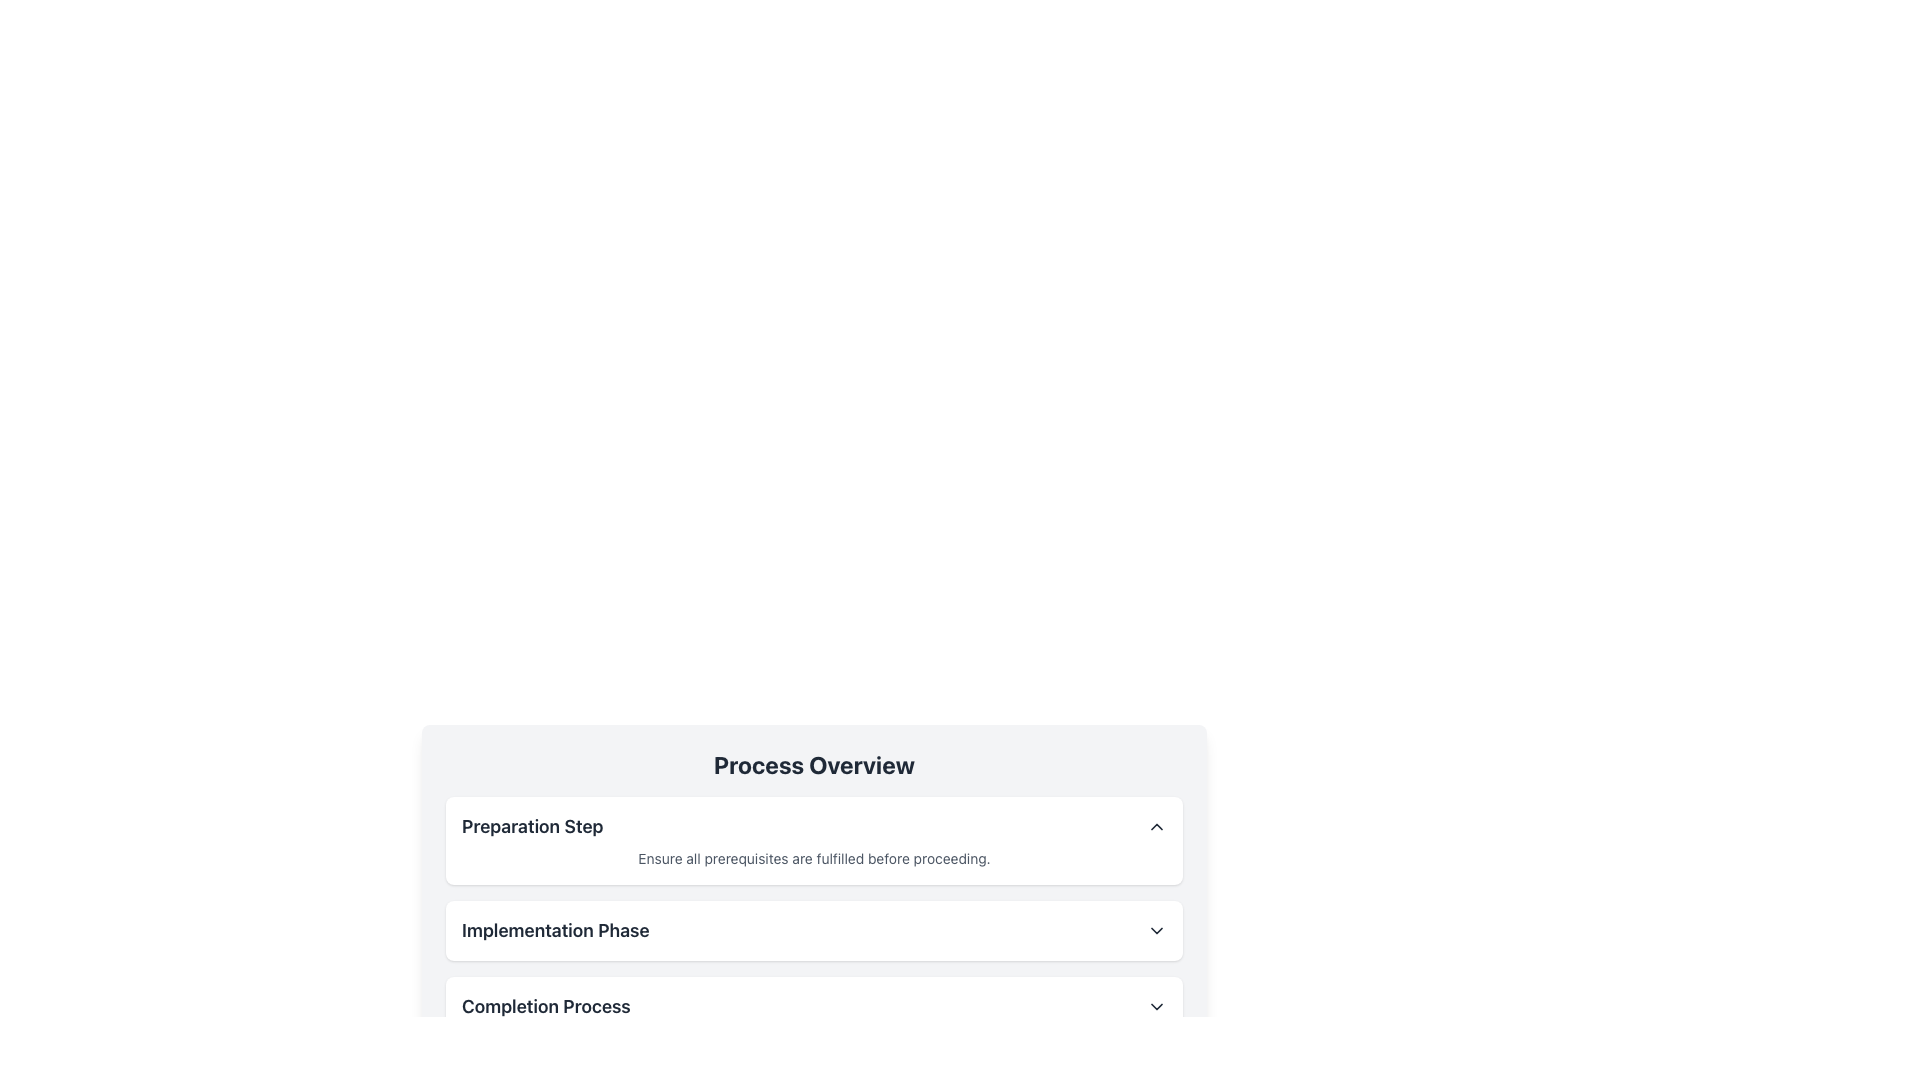 Image resolution: width=1920 pixels, height=1080 pixels. I want to click on the indicator icon for the 'Implementation Phase' section to trigger hover effects, so click(1156, 930).